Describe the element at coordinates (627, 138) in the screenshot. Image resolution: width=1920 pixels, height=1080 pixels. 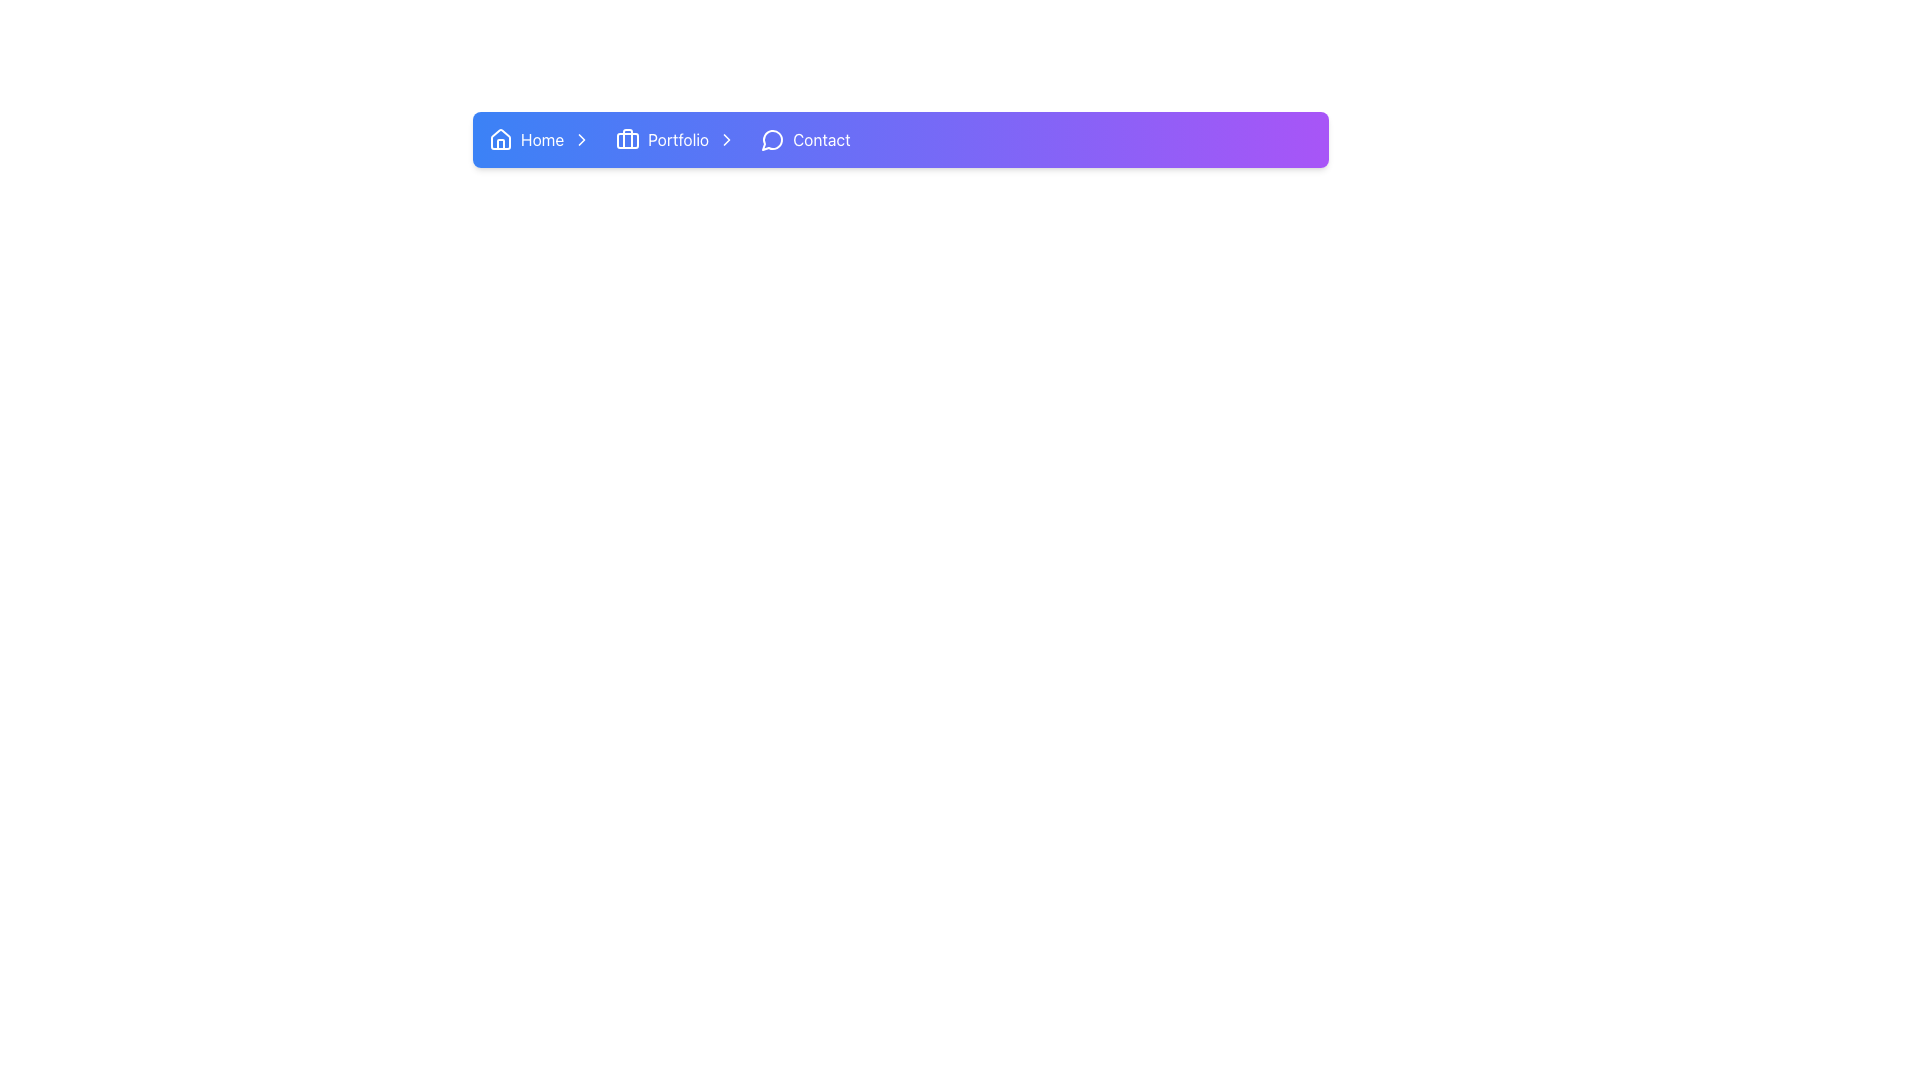
I see `the briefcase-shaped icon with a blue square background located in the top navigation bar next to the 'Portfolio' text` at that location.